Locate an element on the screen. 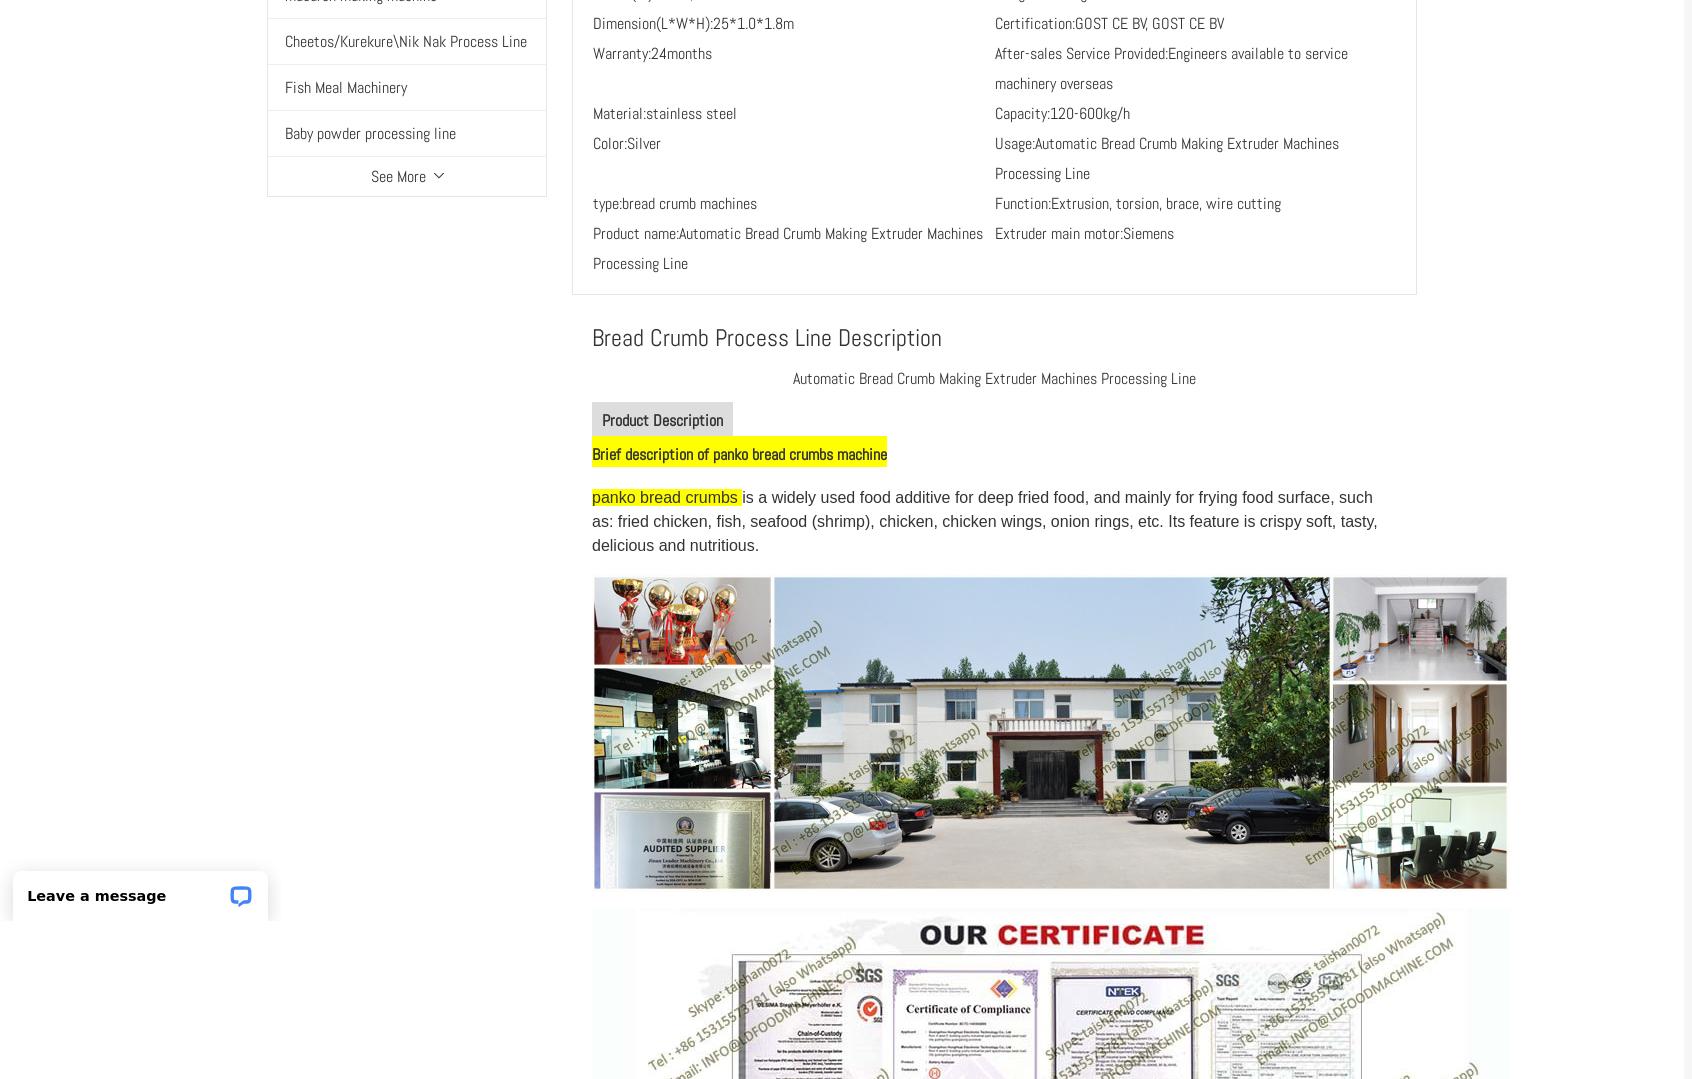 This screenshot has width=1692, height=1079. 'Fish Meal Machinery' is located at coordinates (345, 86).